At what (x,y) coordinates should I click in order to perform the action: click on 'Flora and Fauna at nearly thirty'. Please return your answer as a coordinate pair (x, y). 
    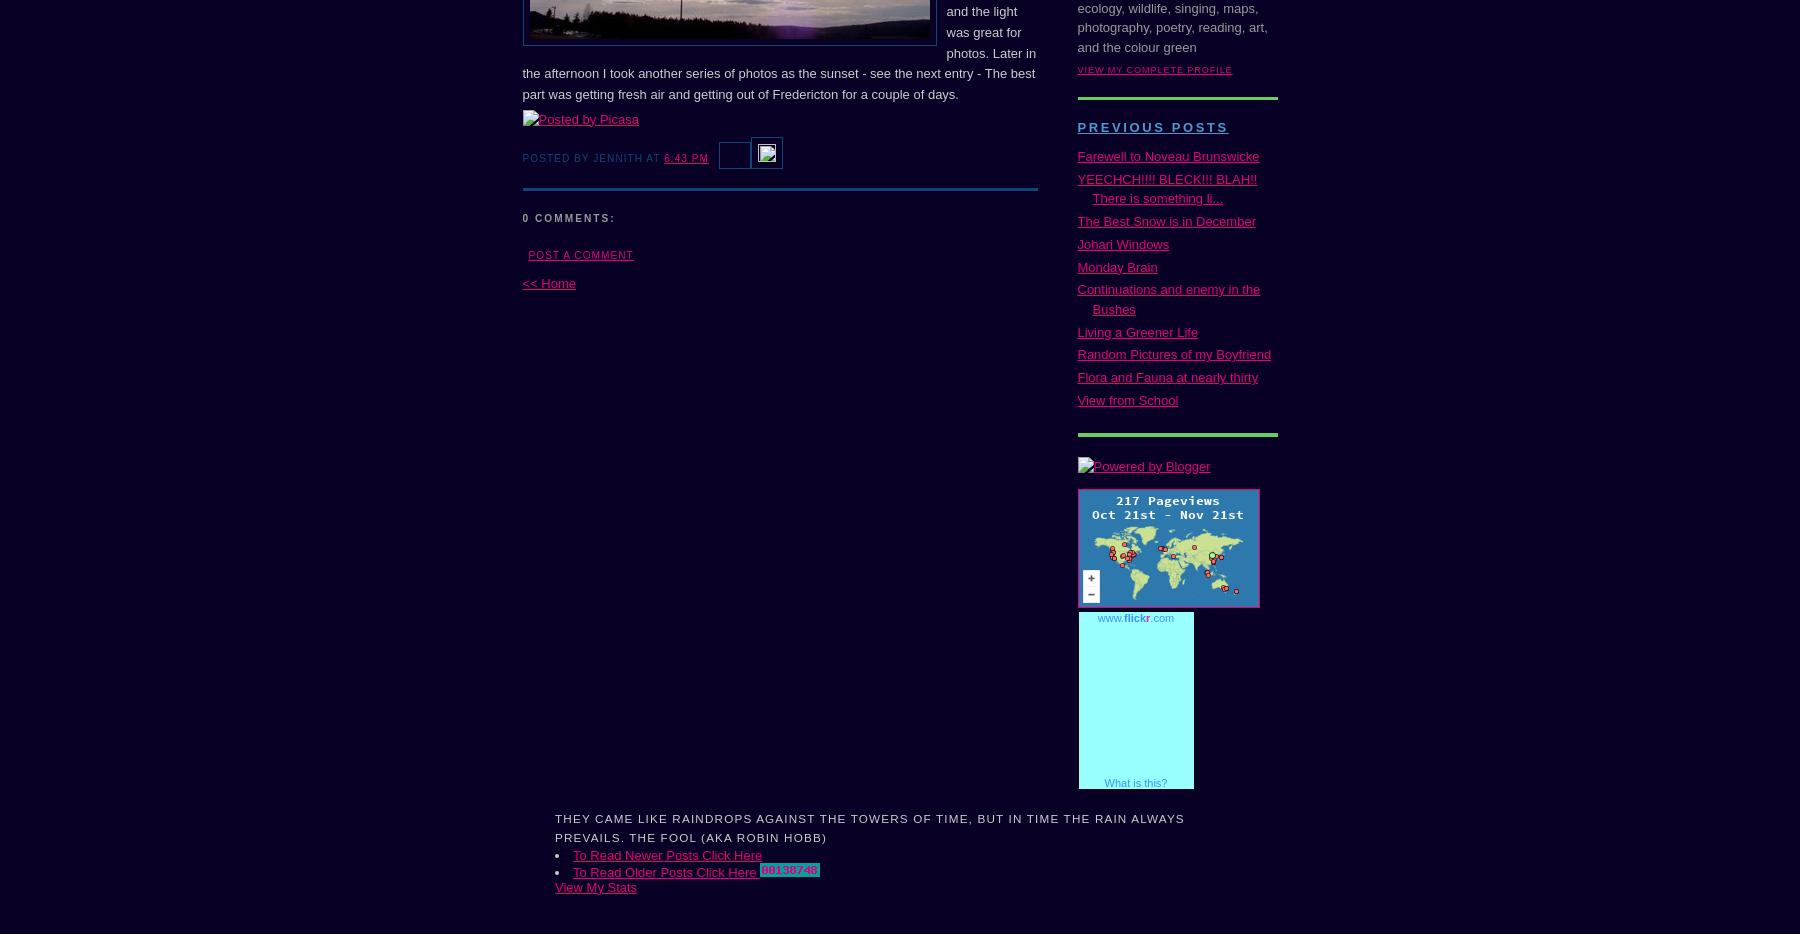
    Looking at the image, I should click on (1166, 376).